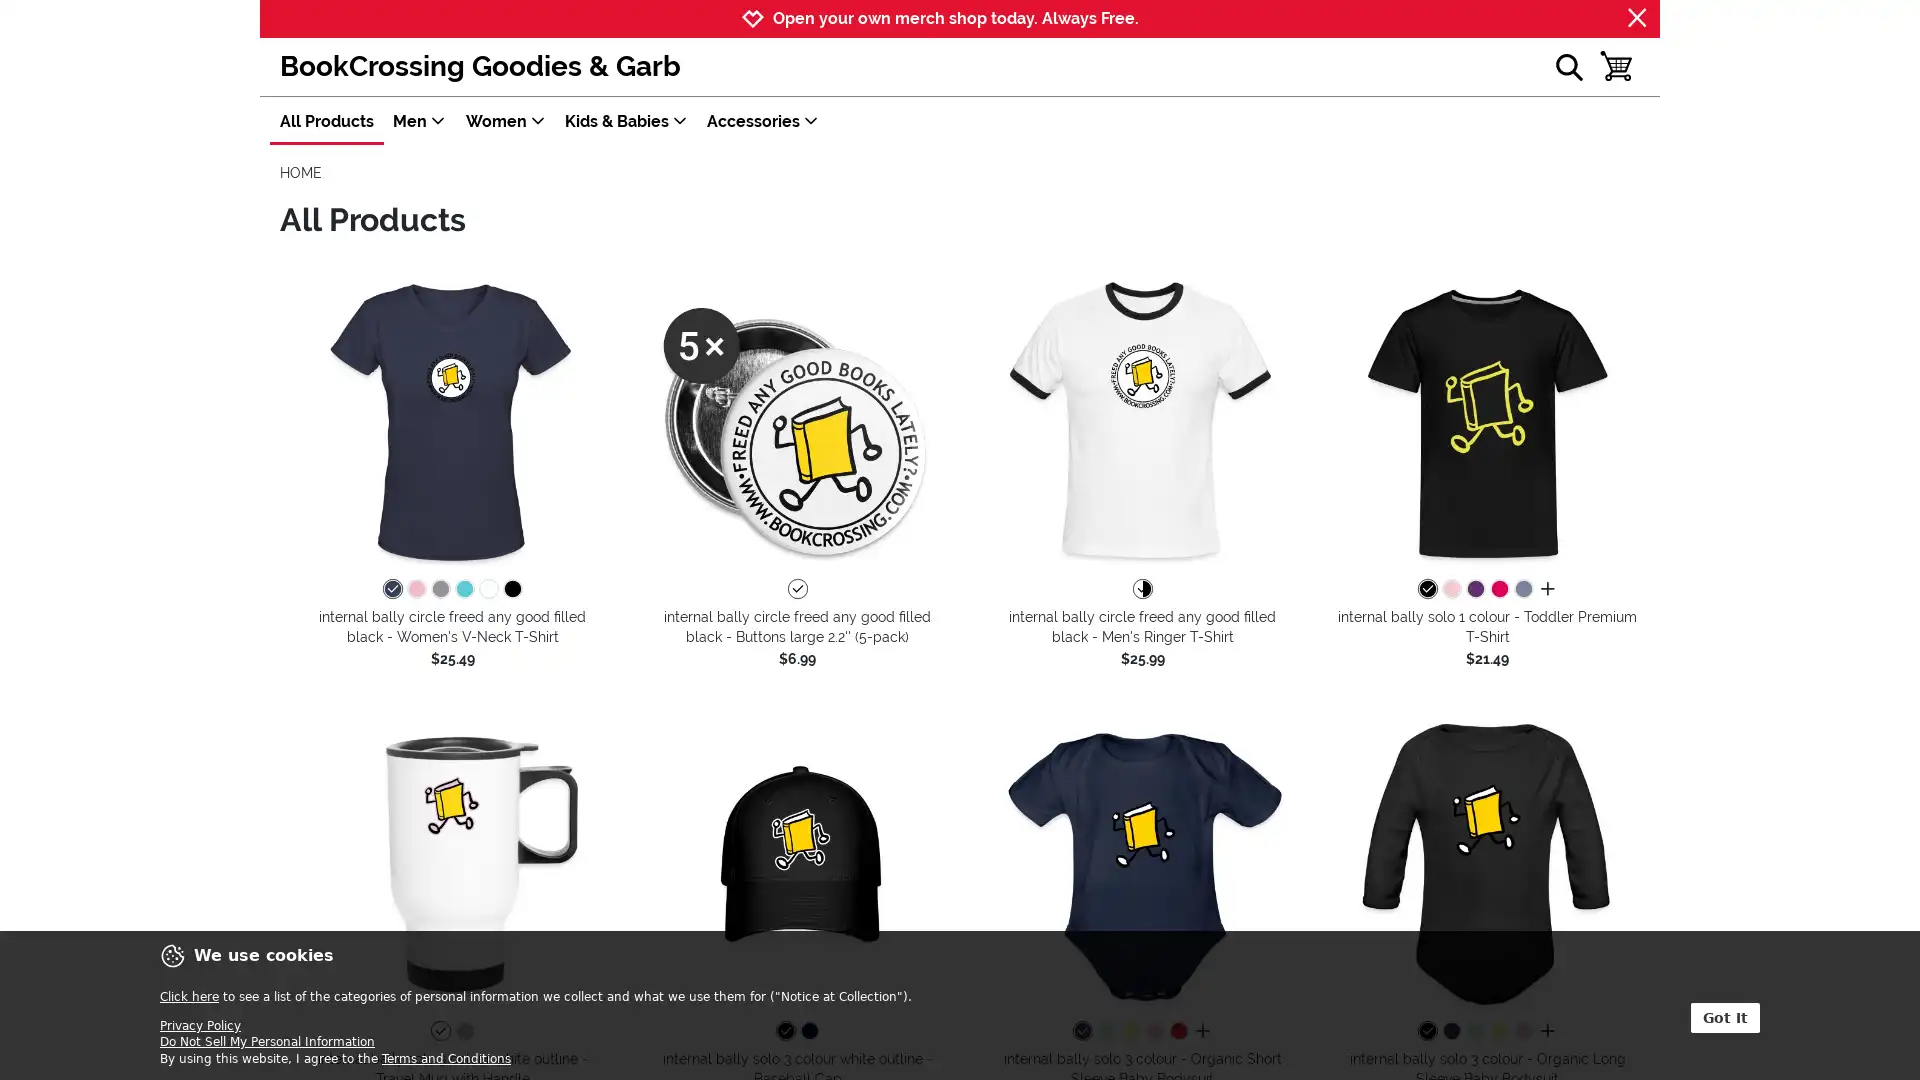 The width and height of the screenshot is (1920, 1080). Describe the element at coordinates (1177, 1032) in the screenshot. I see `red` at that location.